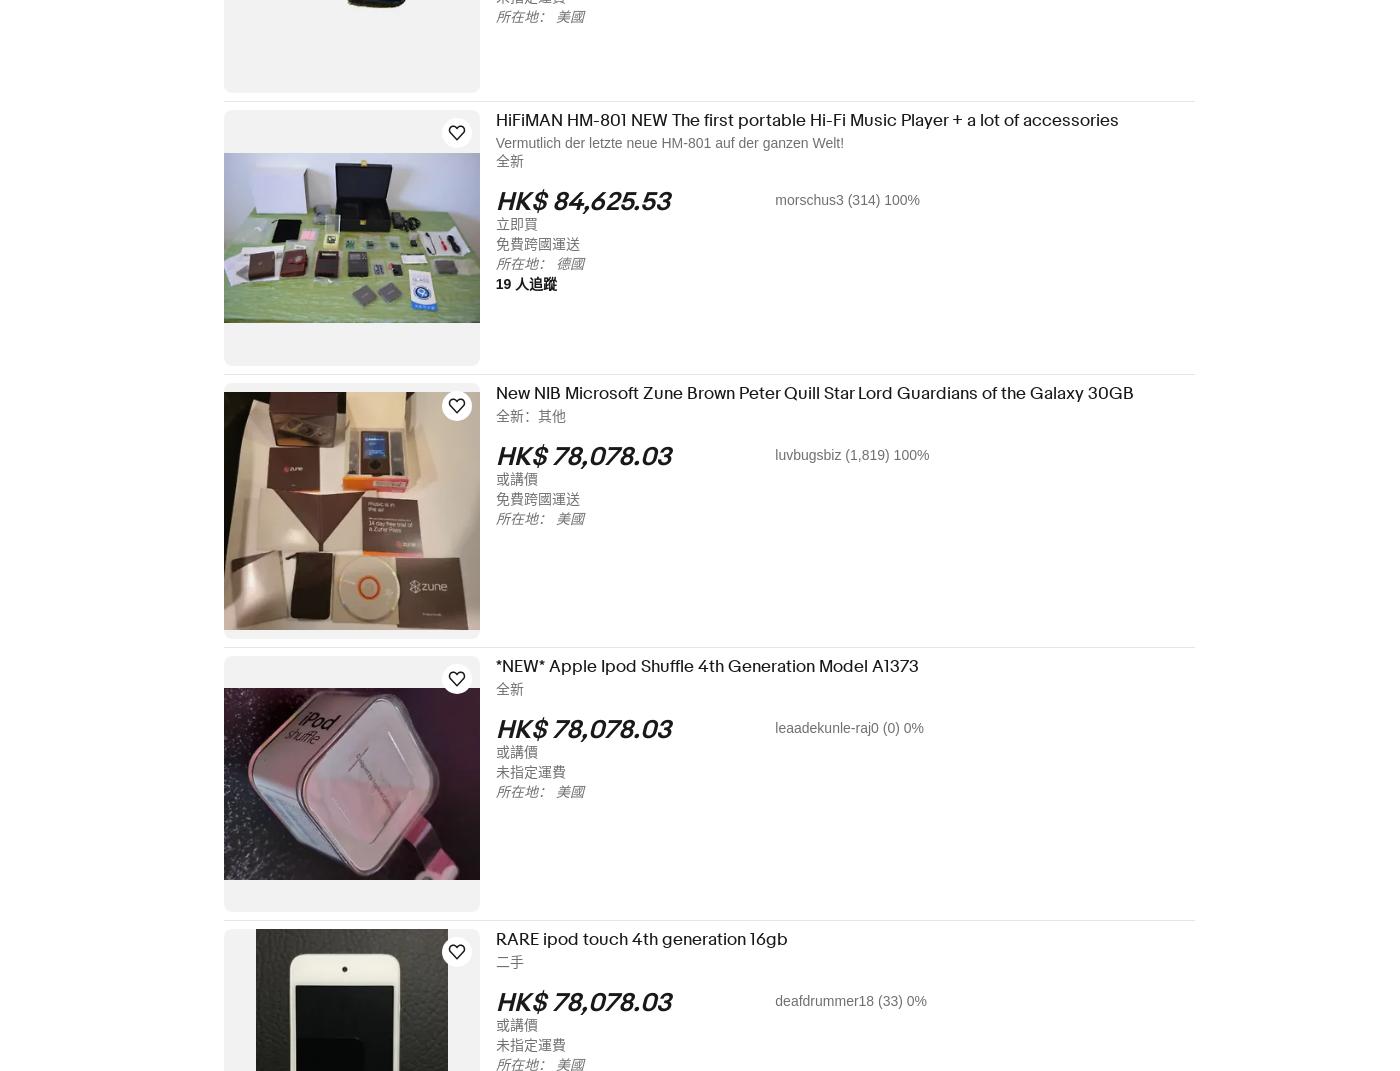 This screenshot has width=1400, height=1071. Describe the element at coordinates (719, 665) in the screenshot. I see `'*NEW* Apple Ipod Shuffle 4th Generation Model A1373'` at that location.